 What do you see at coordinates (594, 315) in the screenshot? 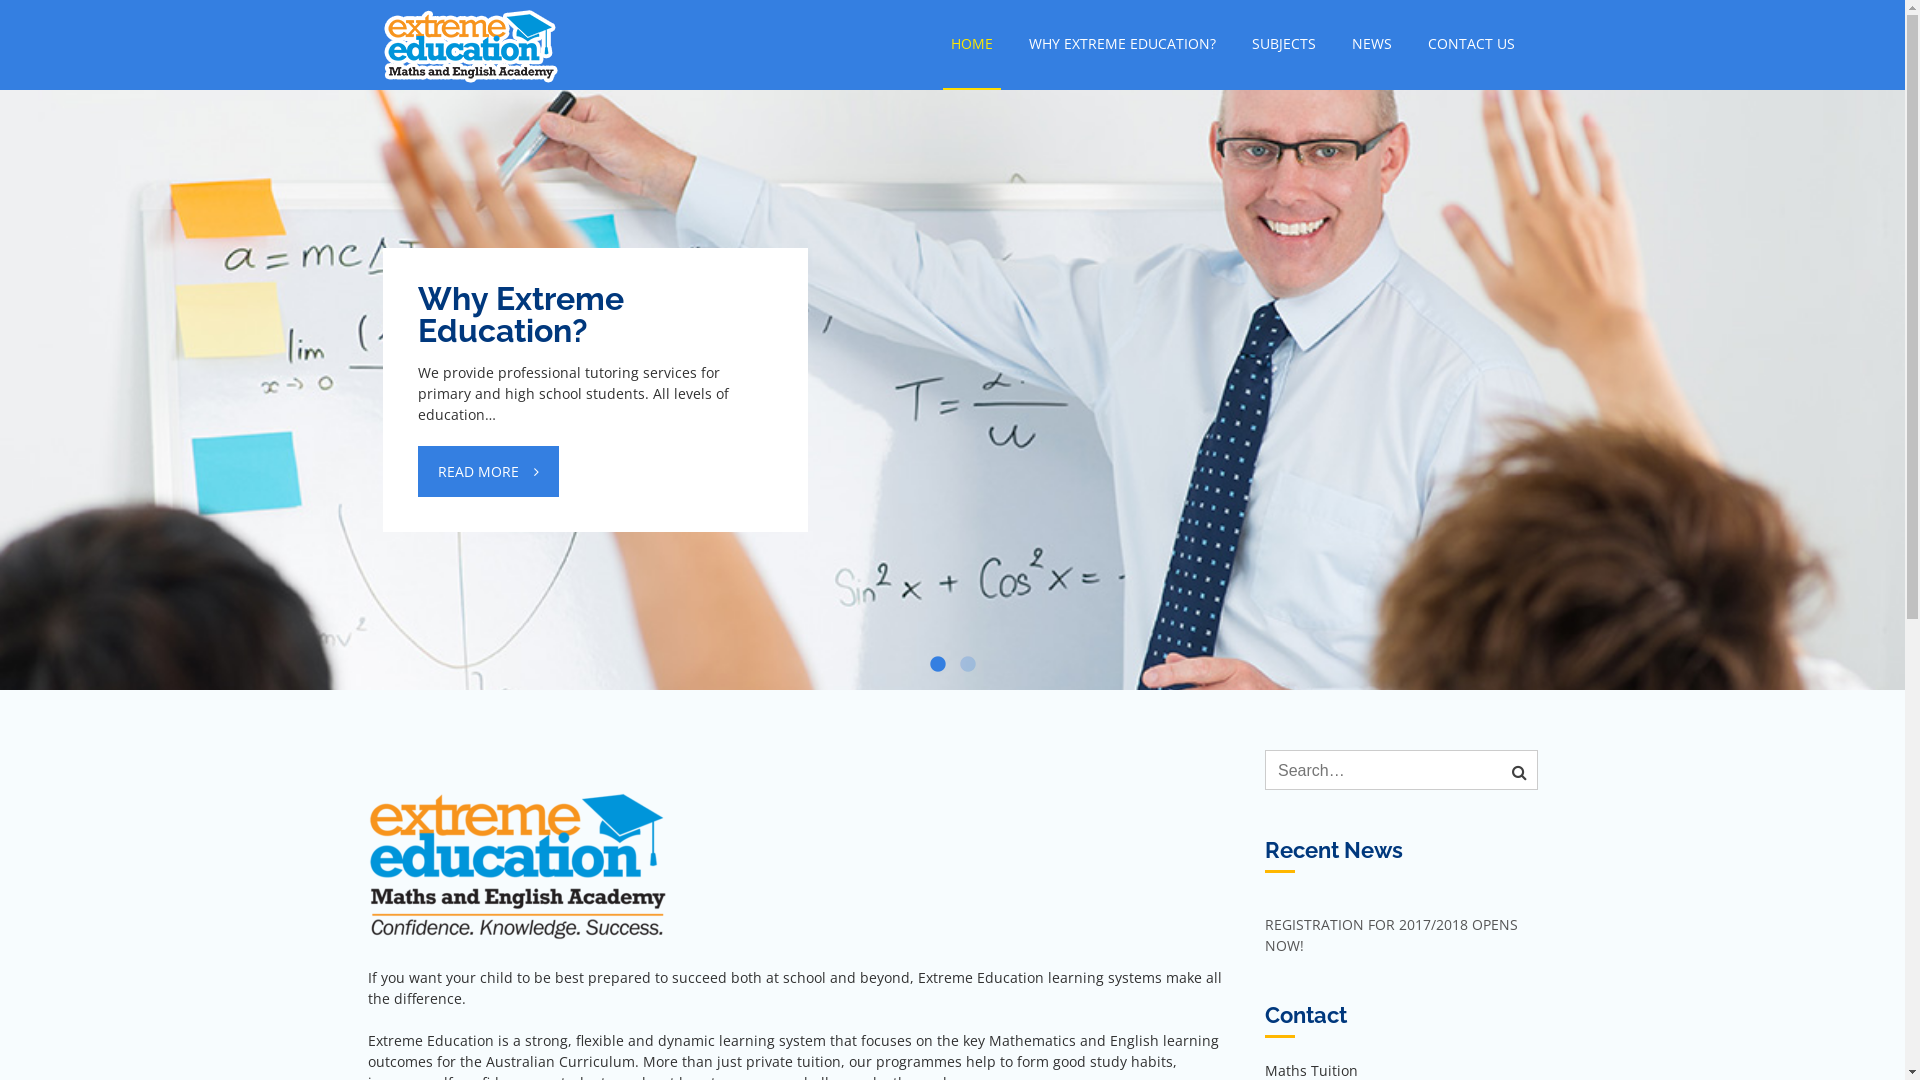
I see `'Why Extreme Education?'` at bounding box center [594, 315].